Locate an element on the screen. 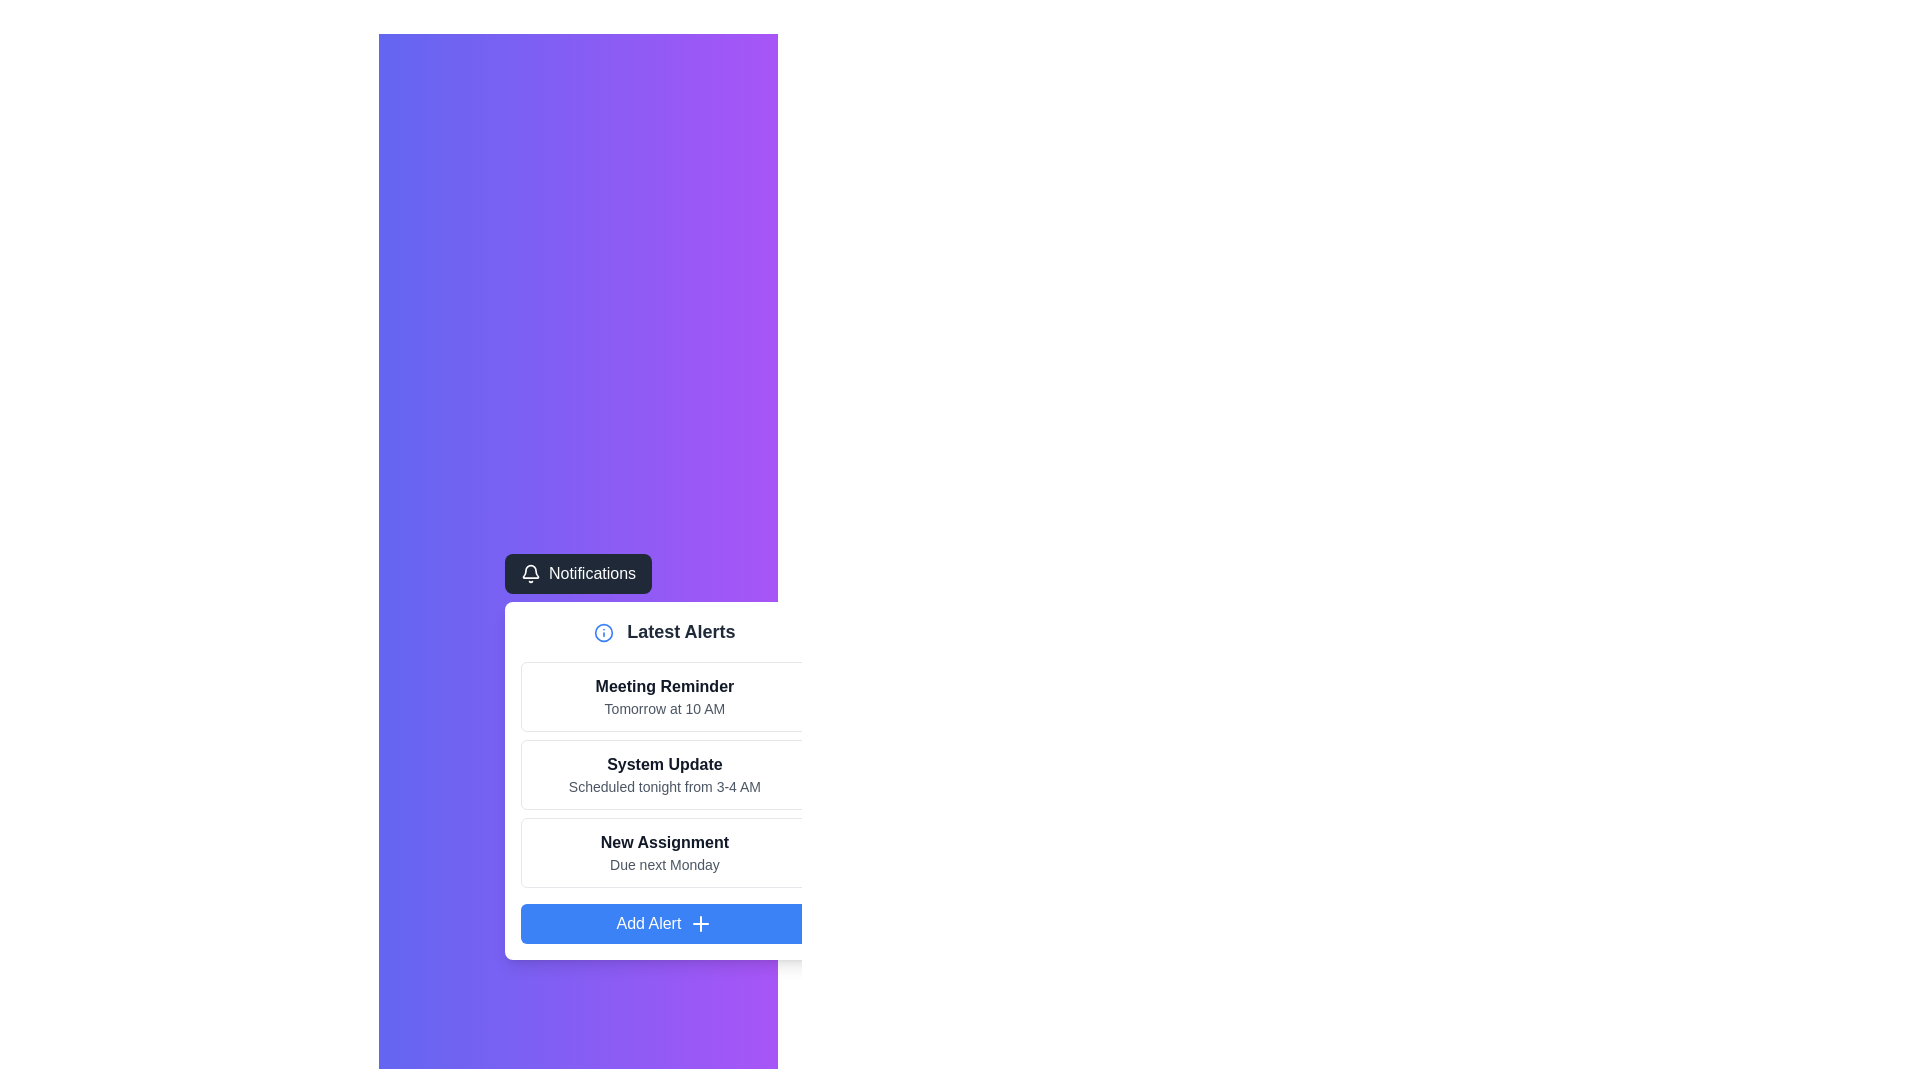 The width and height of the screenshot is (1920, 1080). the third notification card in the notification panel, which informs the user about a new assignment and its due date is located at coordinates (664, 852).